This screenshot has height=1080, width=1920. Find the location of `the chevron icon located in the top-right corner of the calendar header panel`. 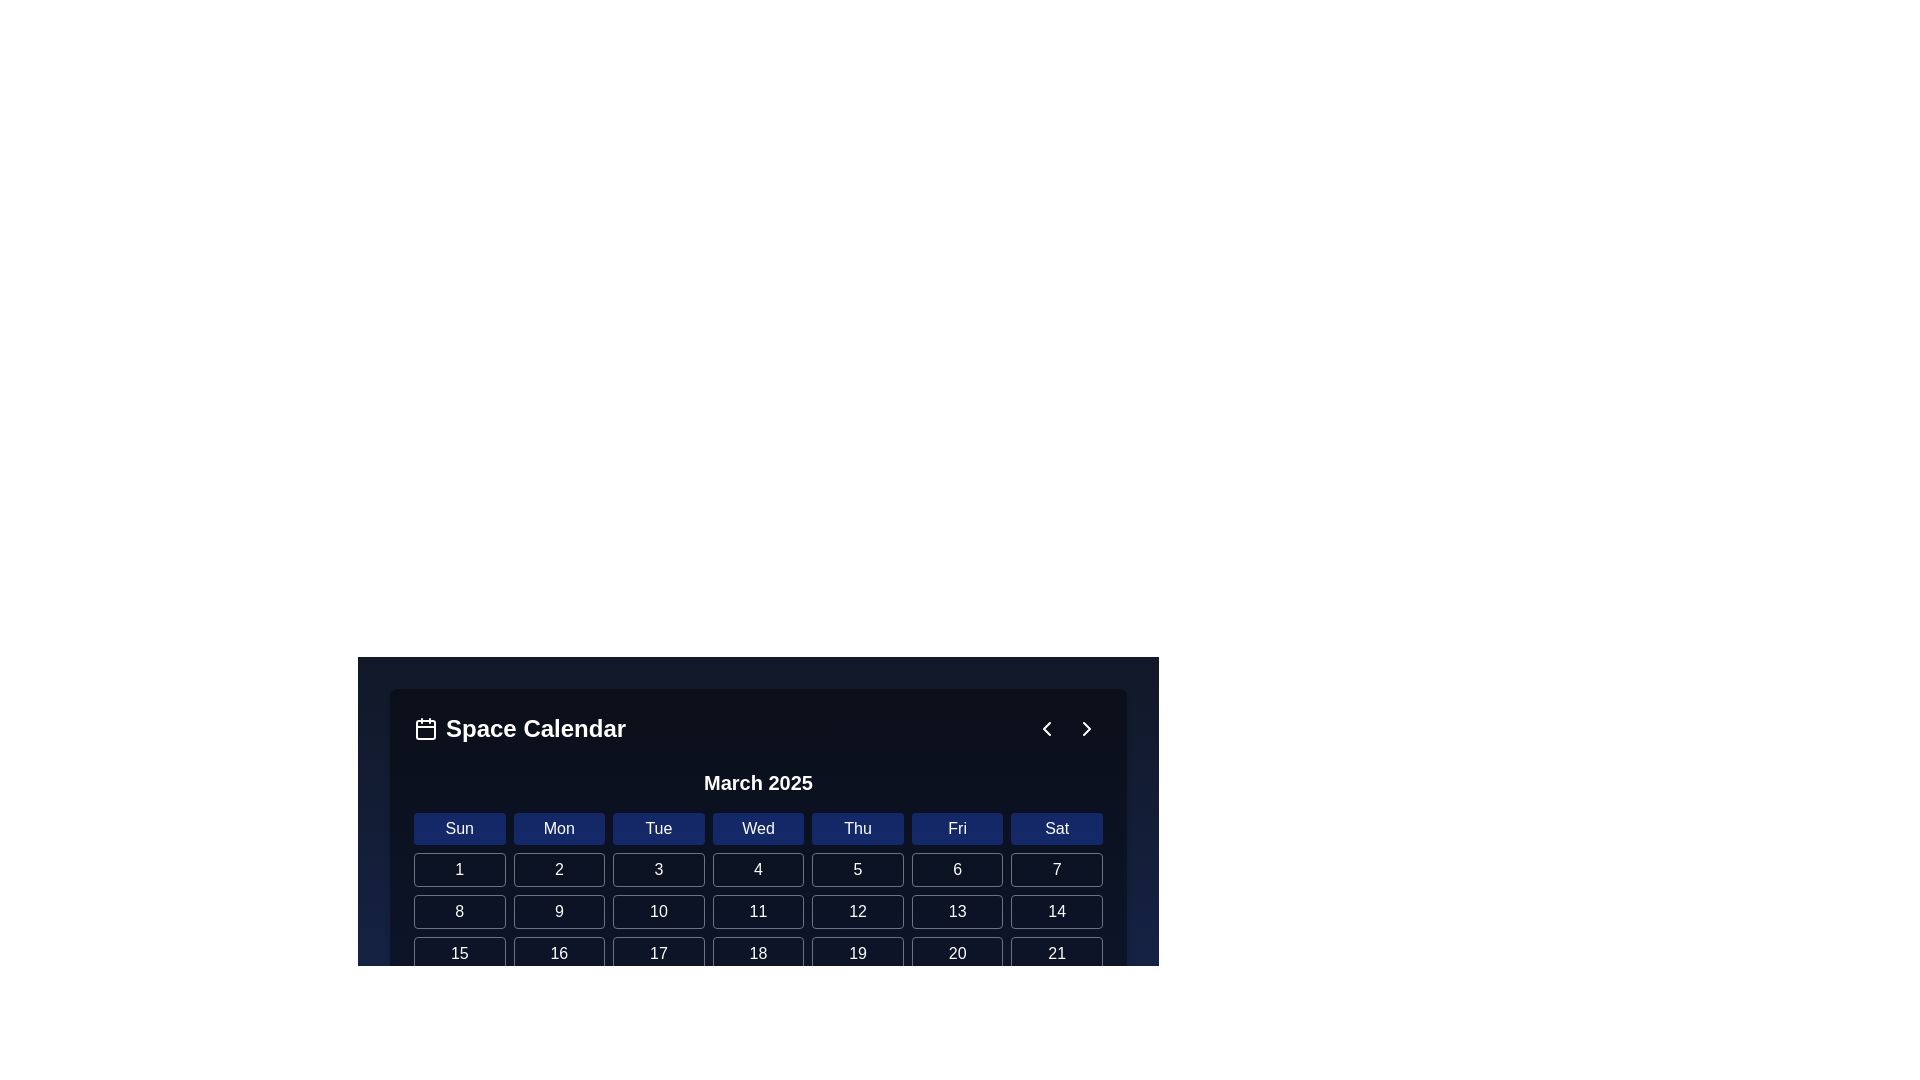

the chevron icon located in the top-right corner of the calendar header panel is located at coordinates (1045, 729).